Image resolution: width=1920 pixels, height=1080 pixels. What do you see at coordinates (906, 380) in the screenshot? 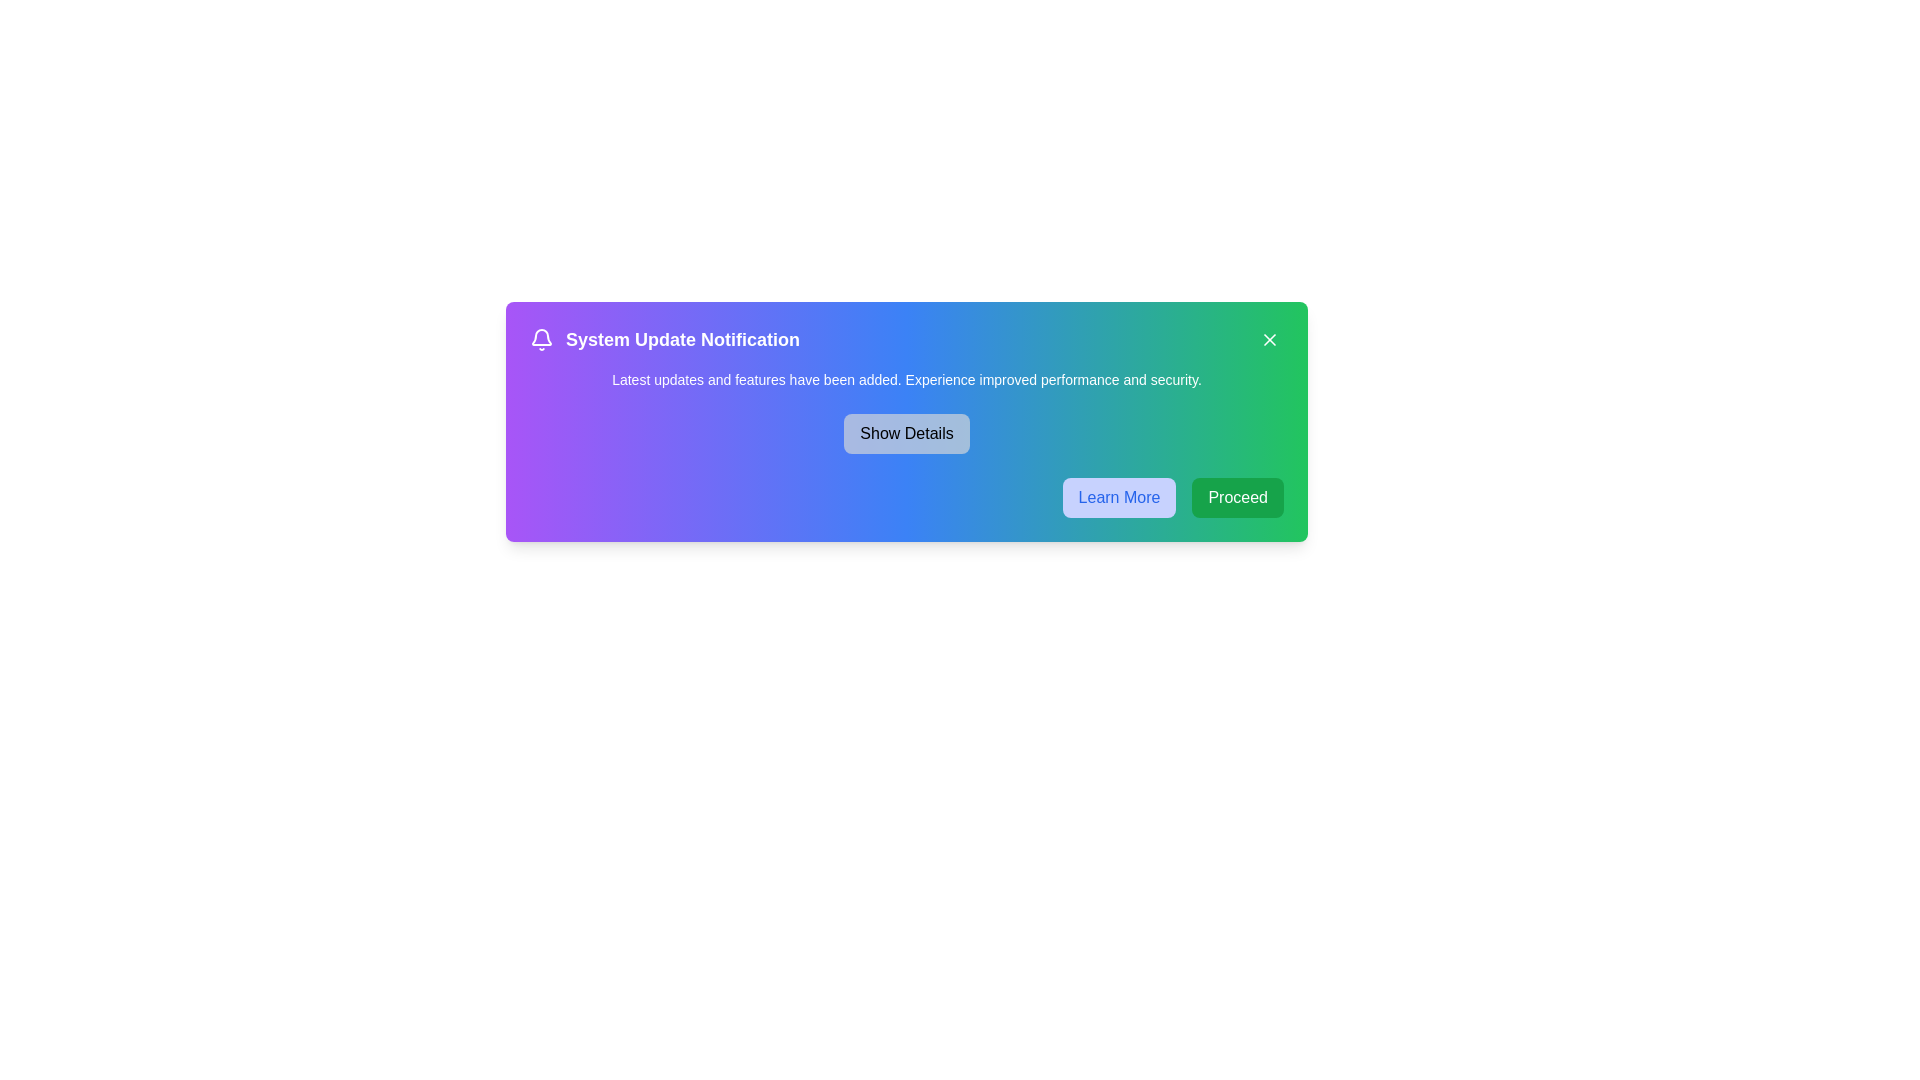
I see `the text block containing the message 'Latest updates and features have been added. Experience improved performance and security.' which is styled with small text size within a colorful gradient background, located below the 'System Update Notification' title and above the 'Show Details' button` at bounding box center [906, 380].